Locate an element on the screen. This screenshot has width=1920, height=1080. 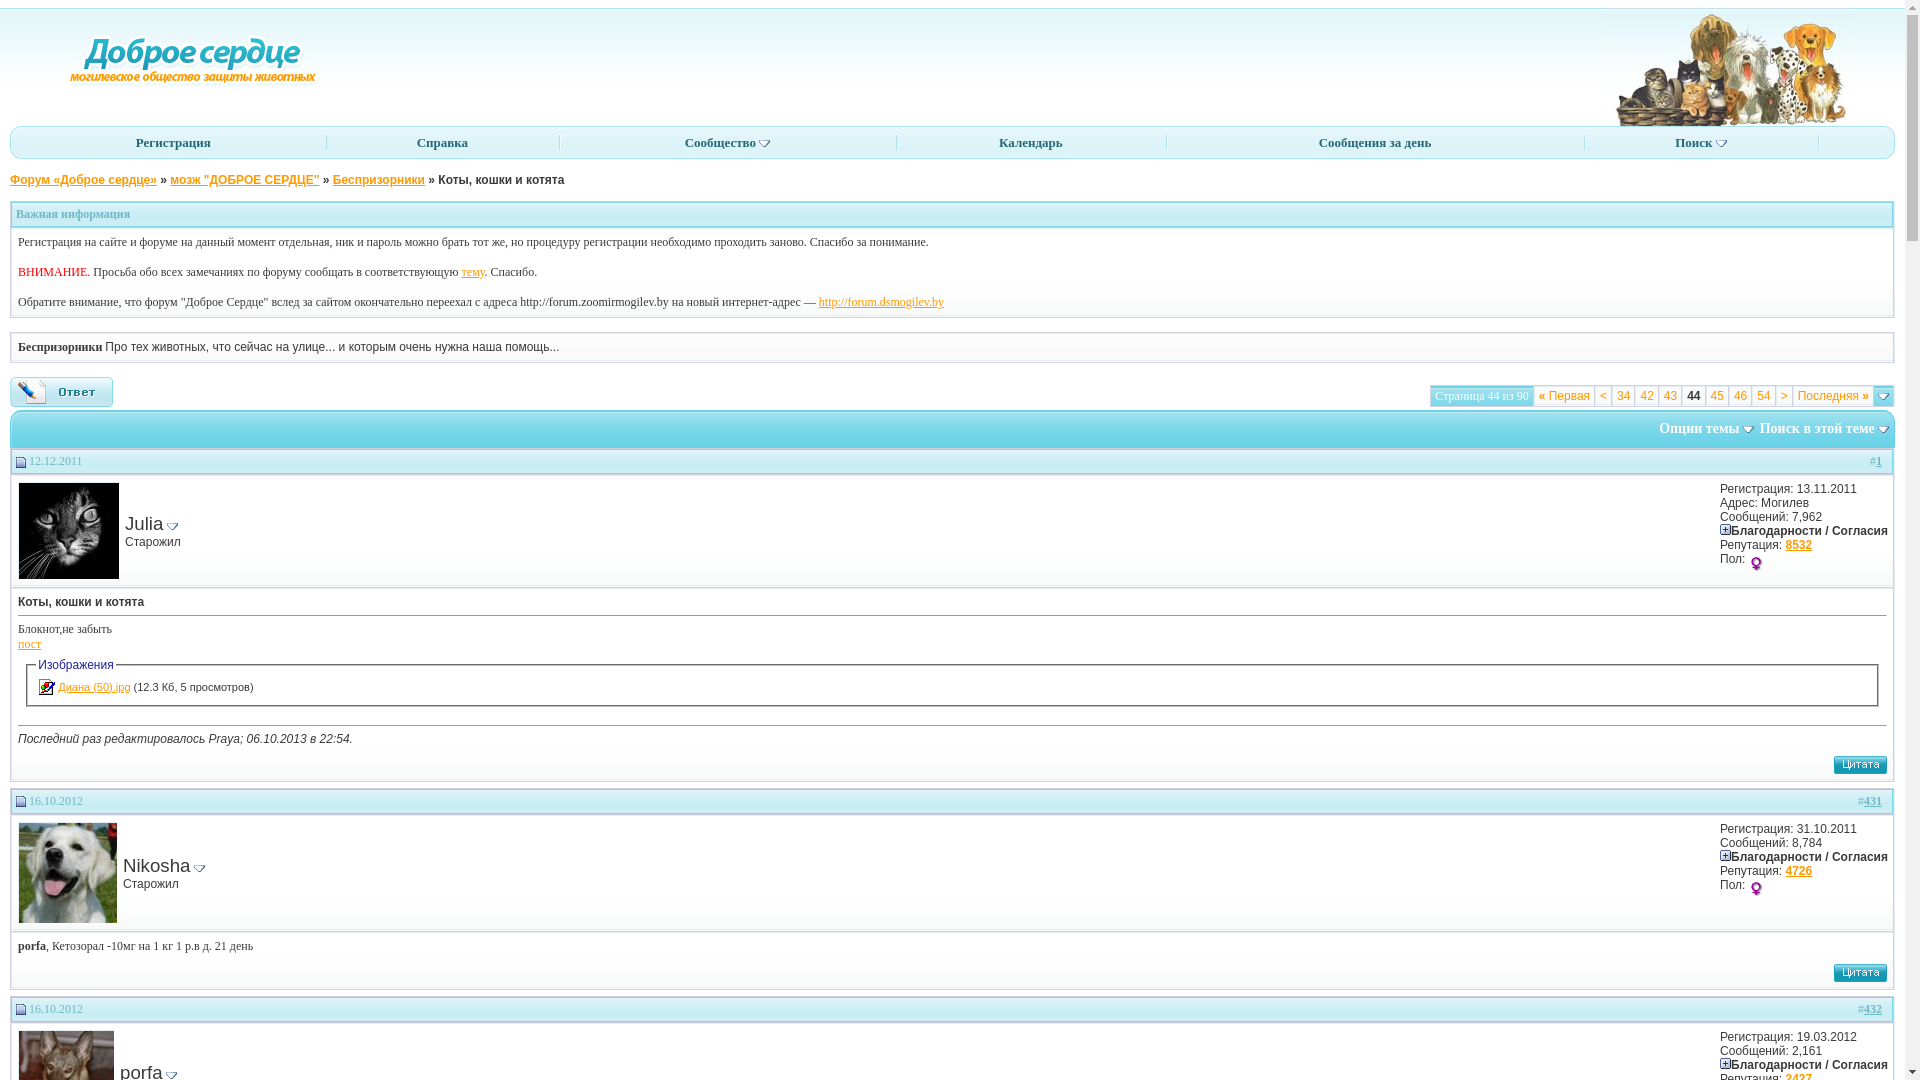
'8532' is located at coordinates (1798, 544).